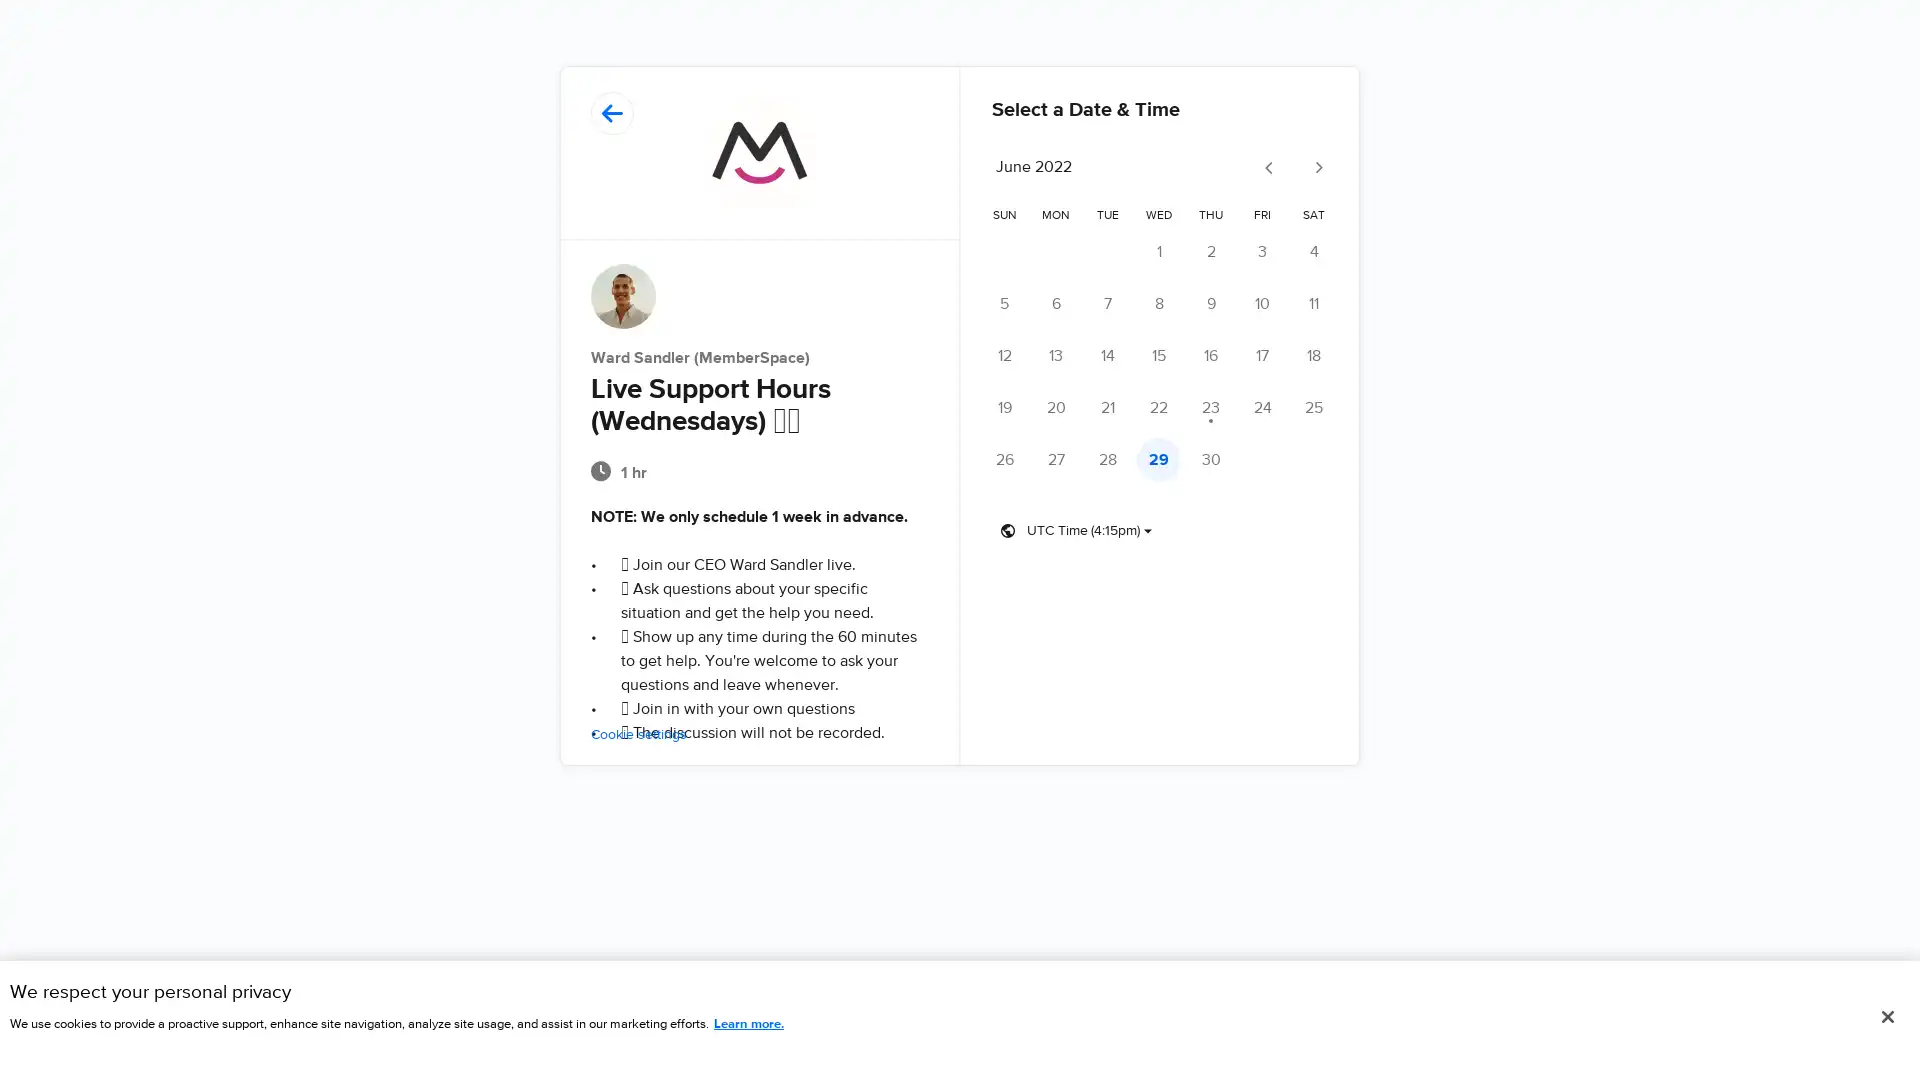 The height and width of the screenshot is (1080, 1920). What do you see at coordinates (1158, 354) in the screenshot?
I see `Wednesday, June 15 - No times available` at bounding box center [1158, 354].